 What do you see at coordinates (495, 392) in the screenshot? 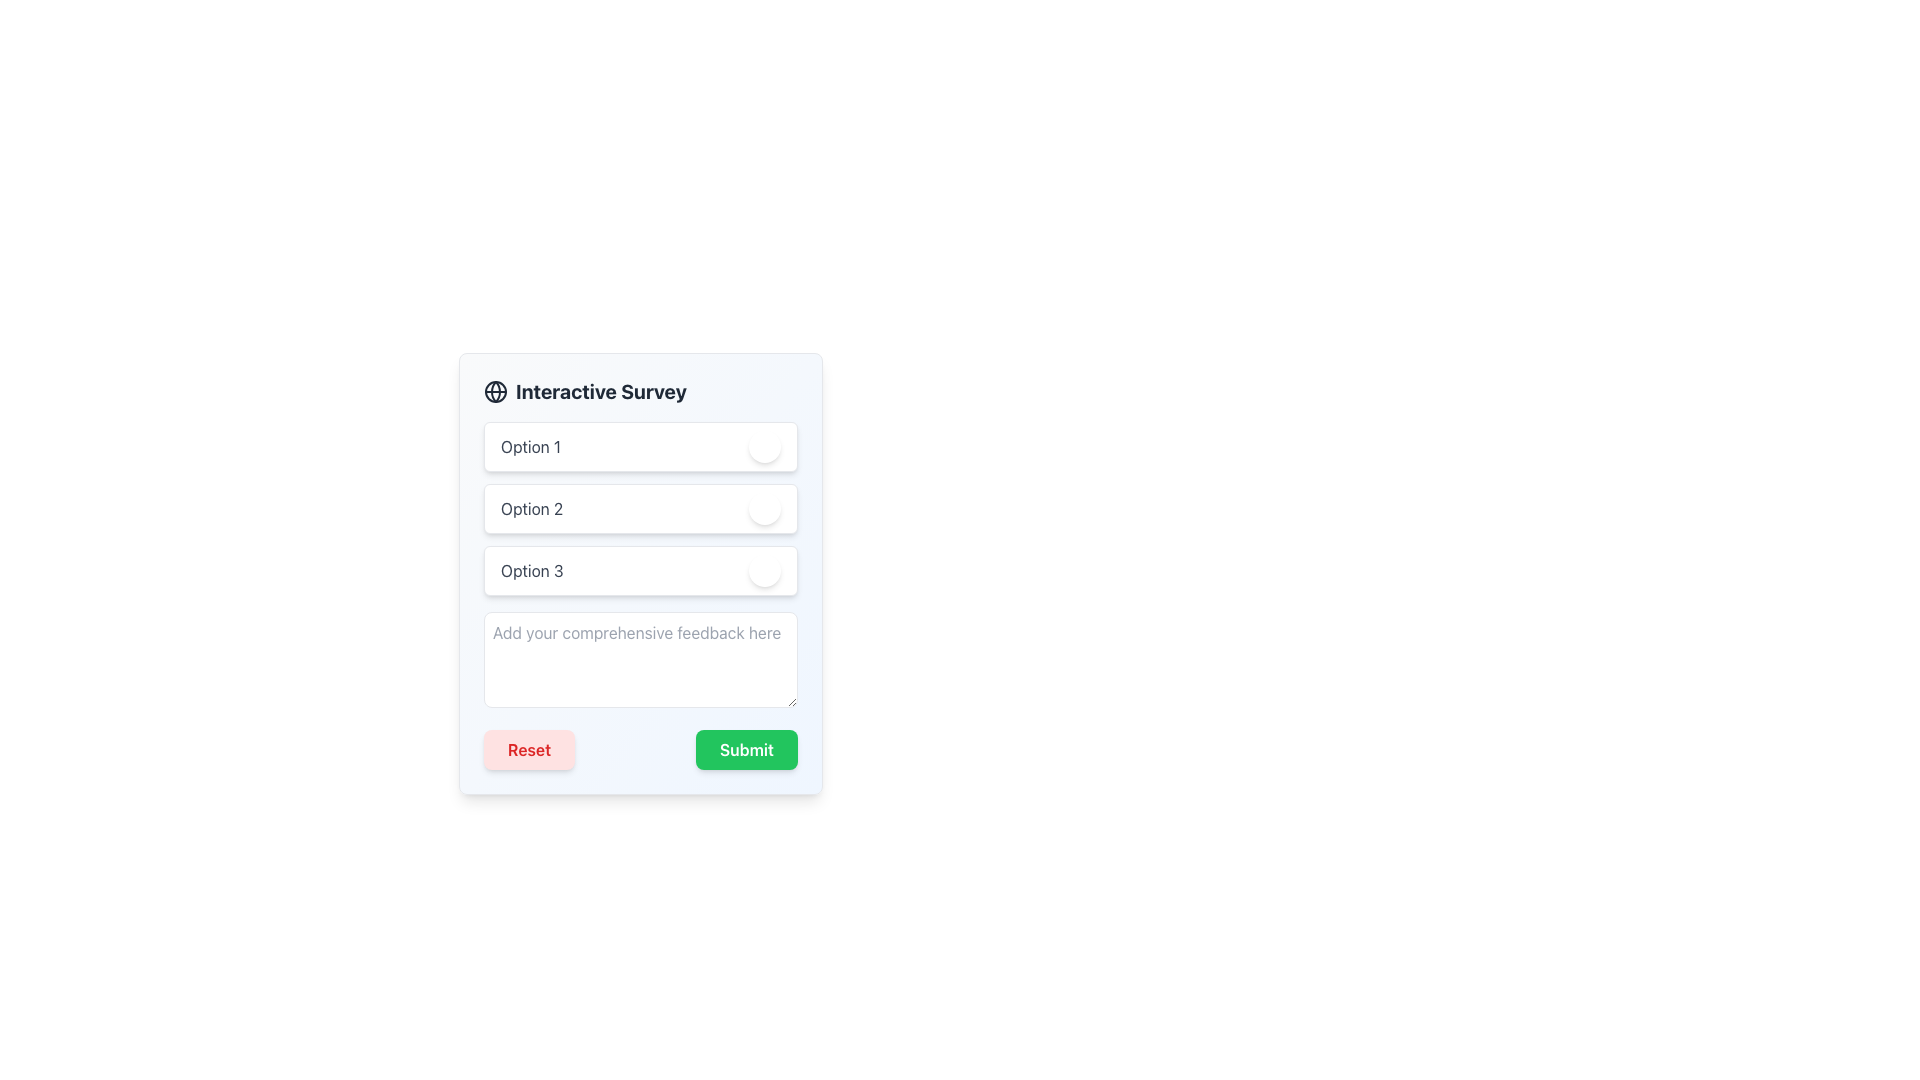
I see `the decorative icon representing a global or survey-related theme, located to the left of the 'Interactive Survey' text in the header of the survey form` at bounding box center [495, 392].